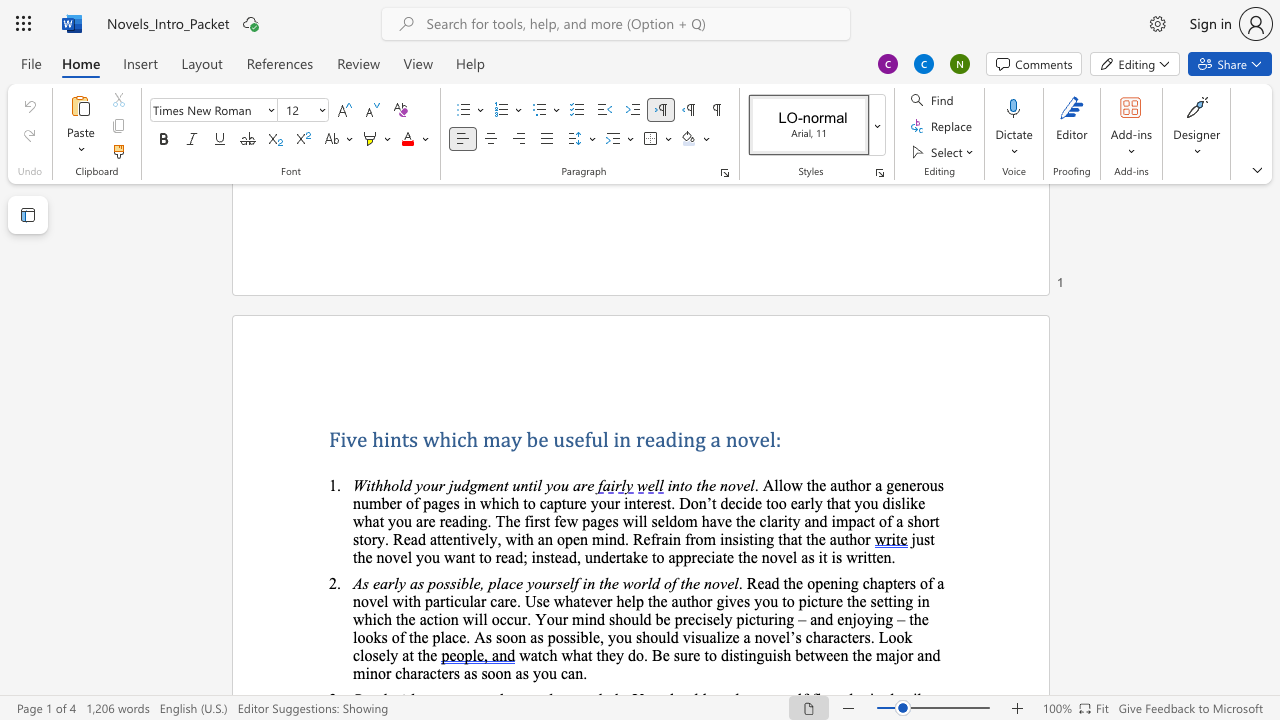  I want to click on the 2th character "i" in the text, so click(535, 485).